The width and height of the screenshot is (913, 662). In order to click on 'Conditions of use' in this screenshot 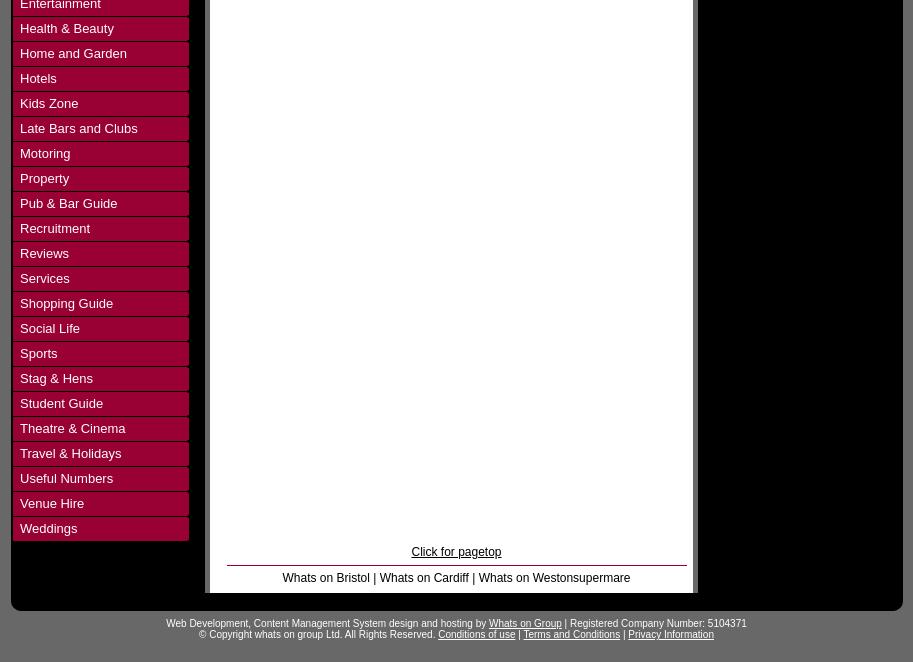, I will do `click(475, 633)`.